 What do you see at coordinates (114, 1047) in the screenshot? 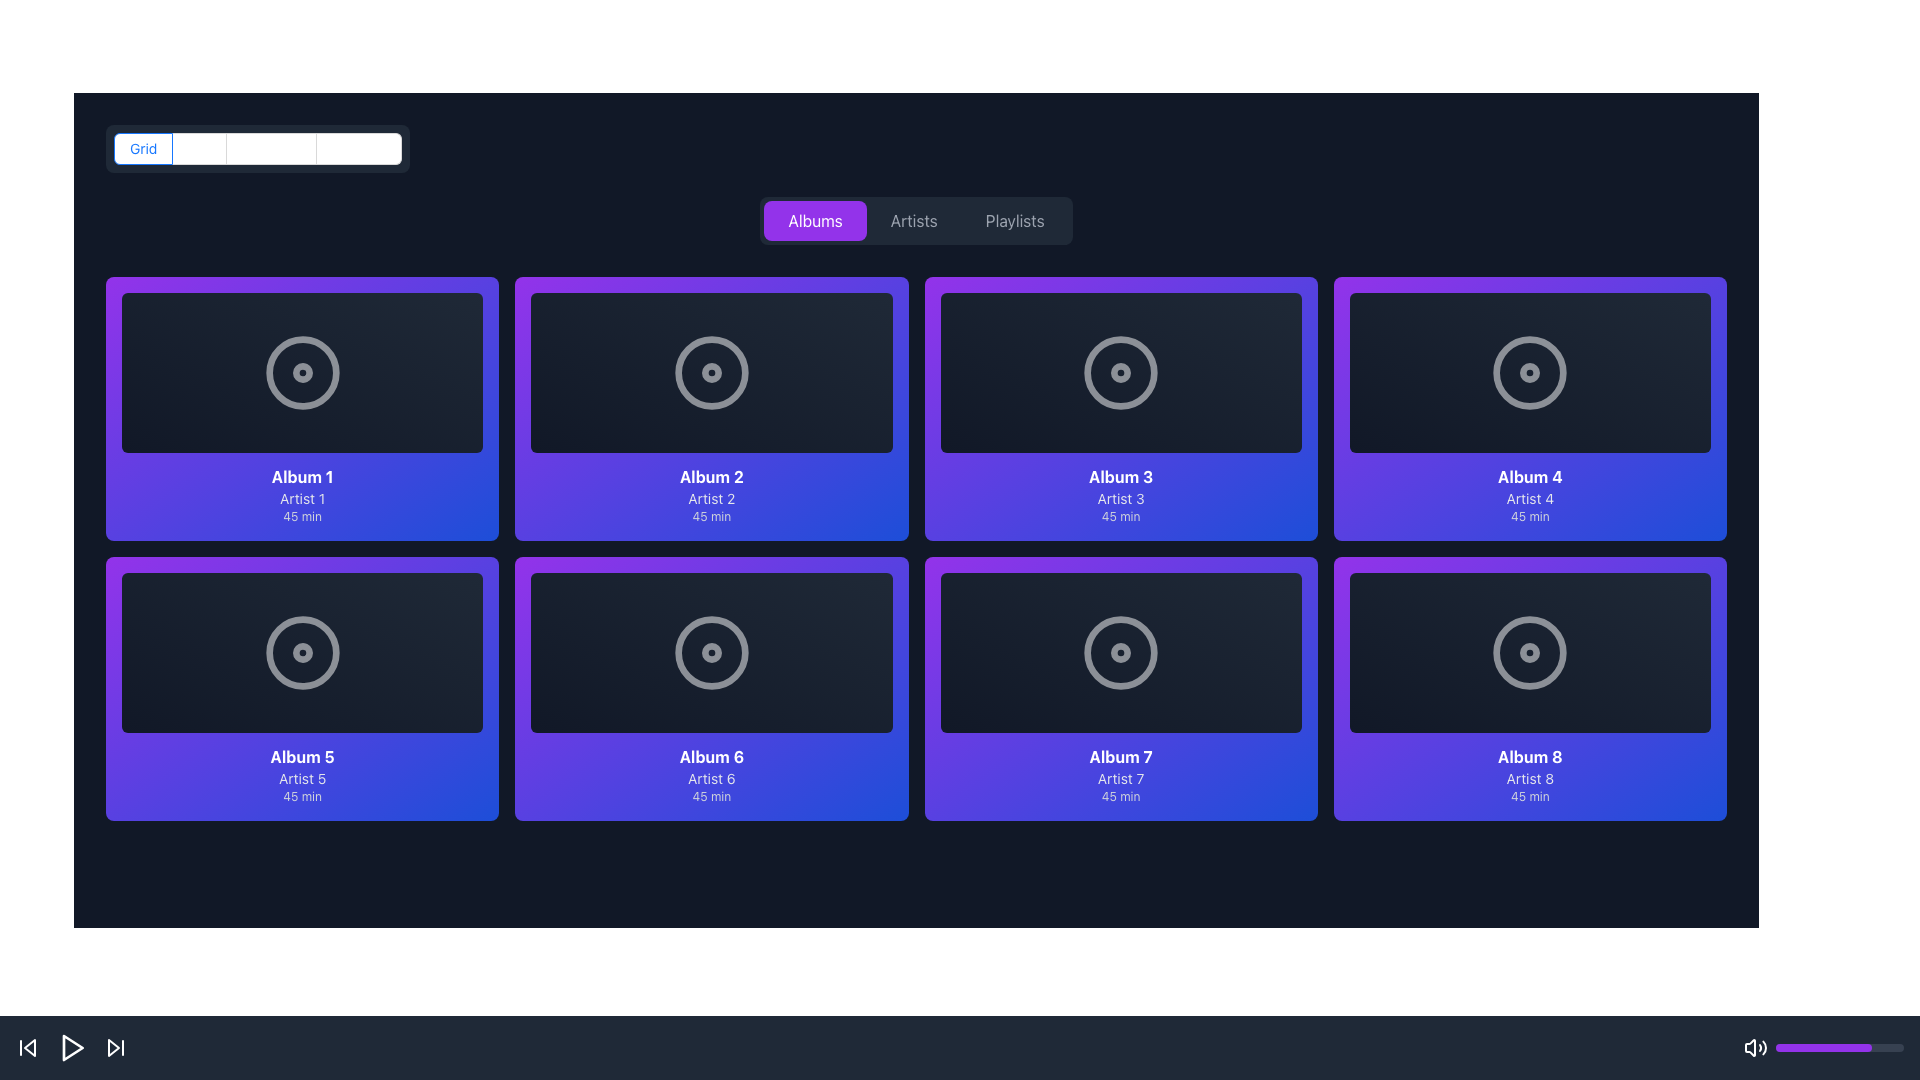
I see `the 'Skip Forward' button located at the rightmost position of the horizontal control bar` at bounding box center [114, 1047].